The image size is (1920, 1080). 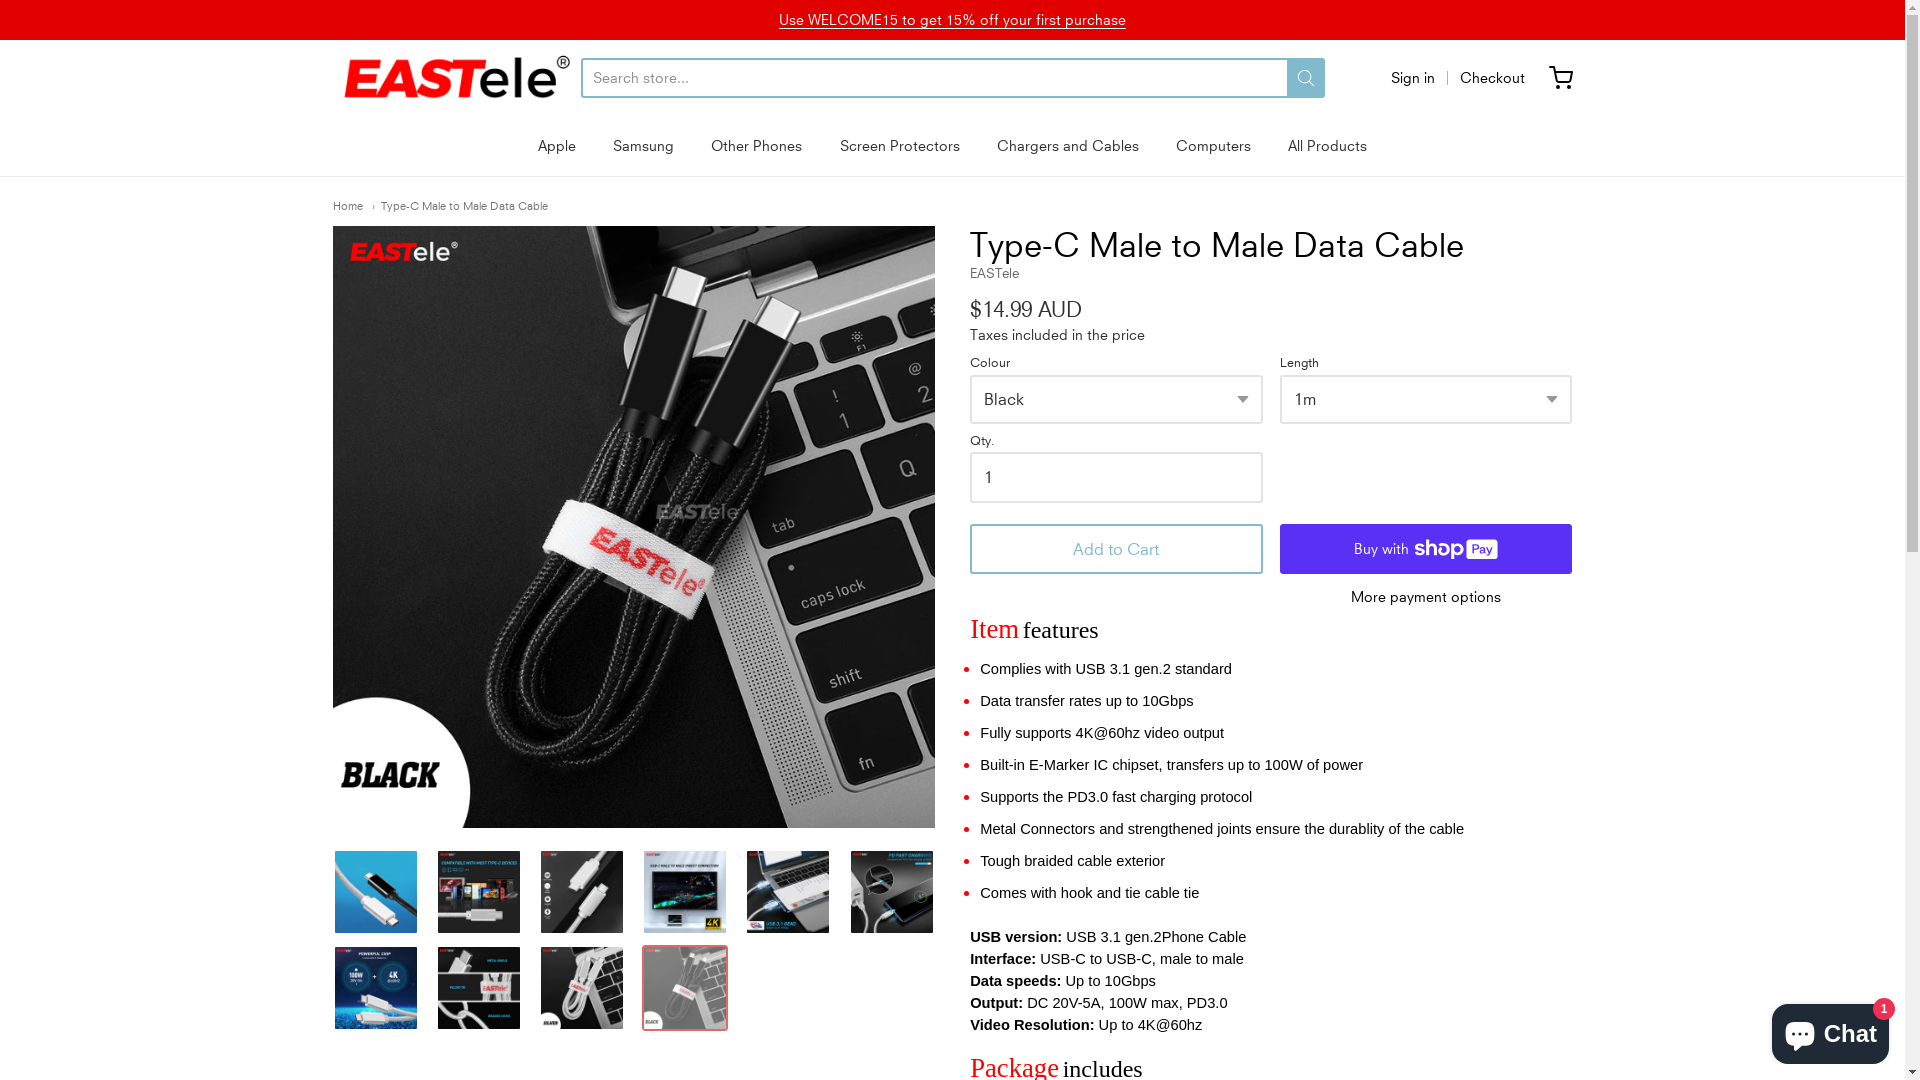 What do you see at coordinates (1212, 145) in the screenshot?
I see `'Computers'` at bounding box center [1212, 145].